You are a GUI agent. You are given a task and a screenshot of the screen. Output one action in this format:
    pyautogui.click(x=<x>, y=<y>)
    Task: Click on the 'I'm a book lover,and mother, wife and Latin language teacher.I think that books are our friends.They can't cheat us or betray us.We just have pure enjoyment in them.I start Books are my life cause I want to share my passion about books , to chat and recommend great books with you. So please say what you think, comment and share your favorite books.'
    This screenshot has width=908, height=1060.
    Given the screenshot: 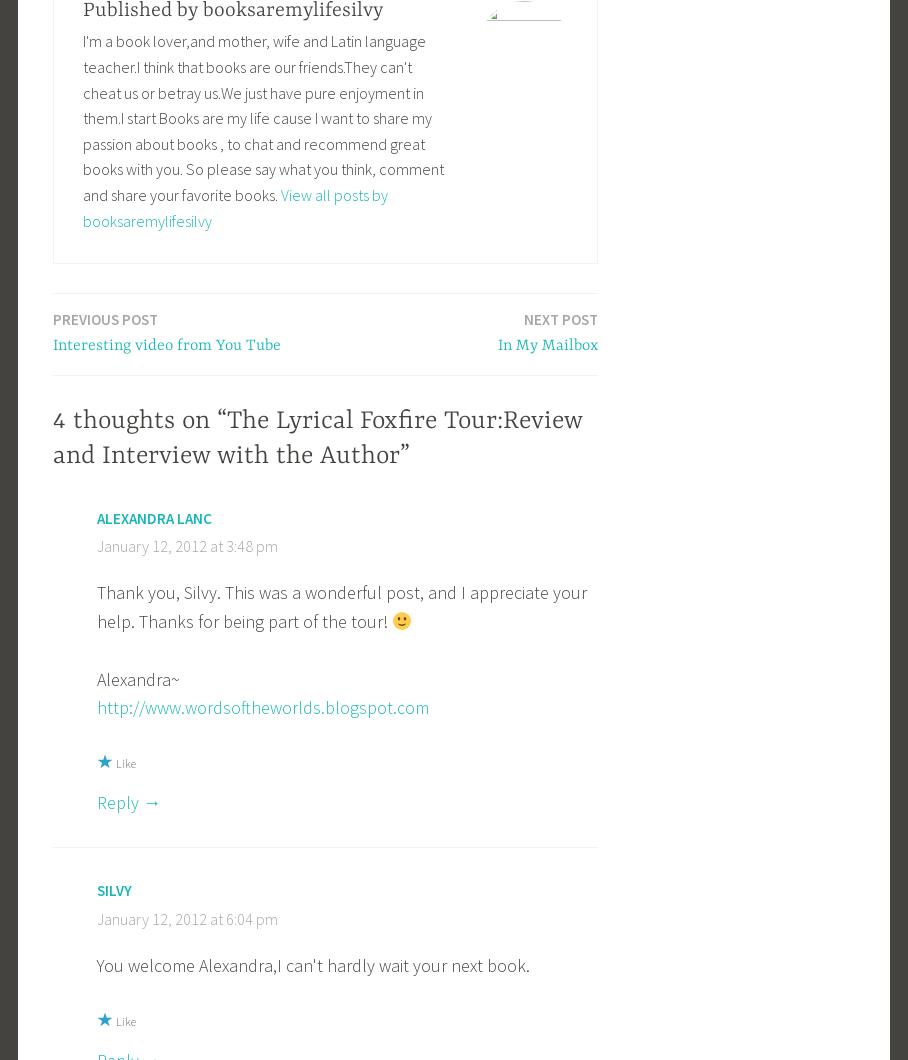 What is the action you would take?
    pyautogui.click(x=261, y=117)
    